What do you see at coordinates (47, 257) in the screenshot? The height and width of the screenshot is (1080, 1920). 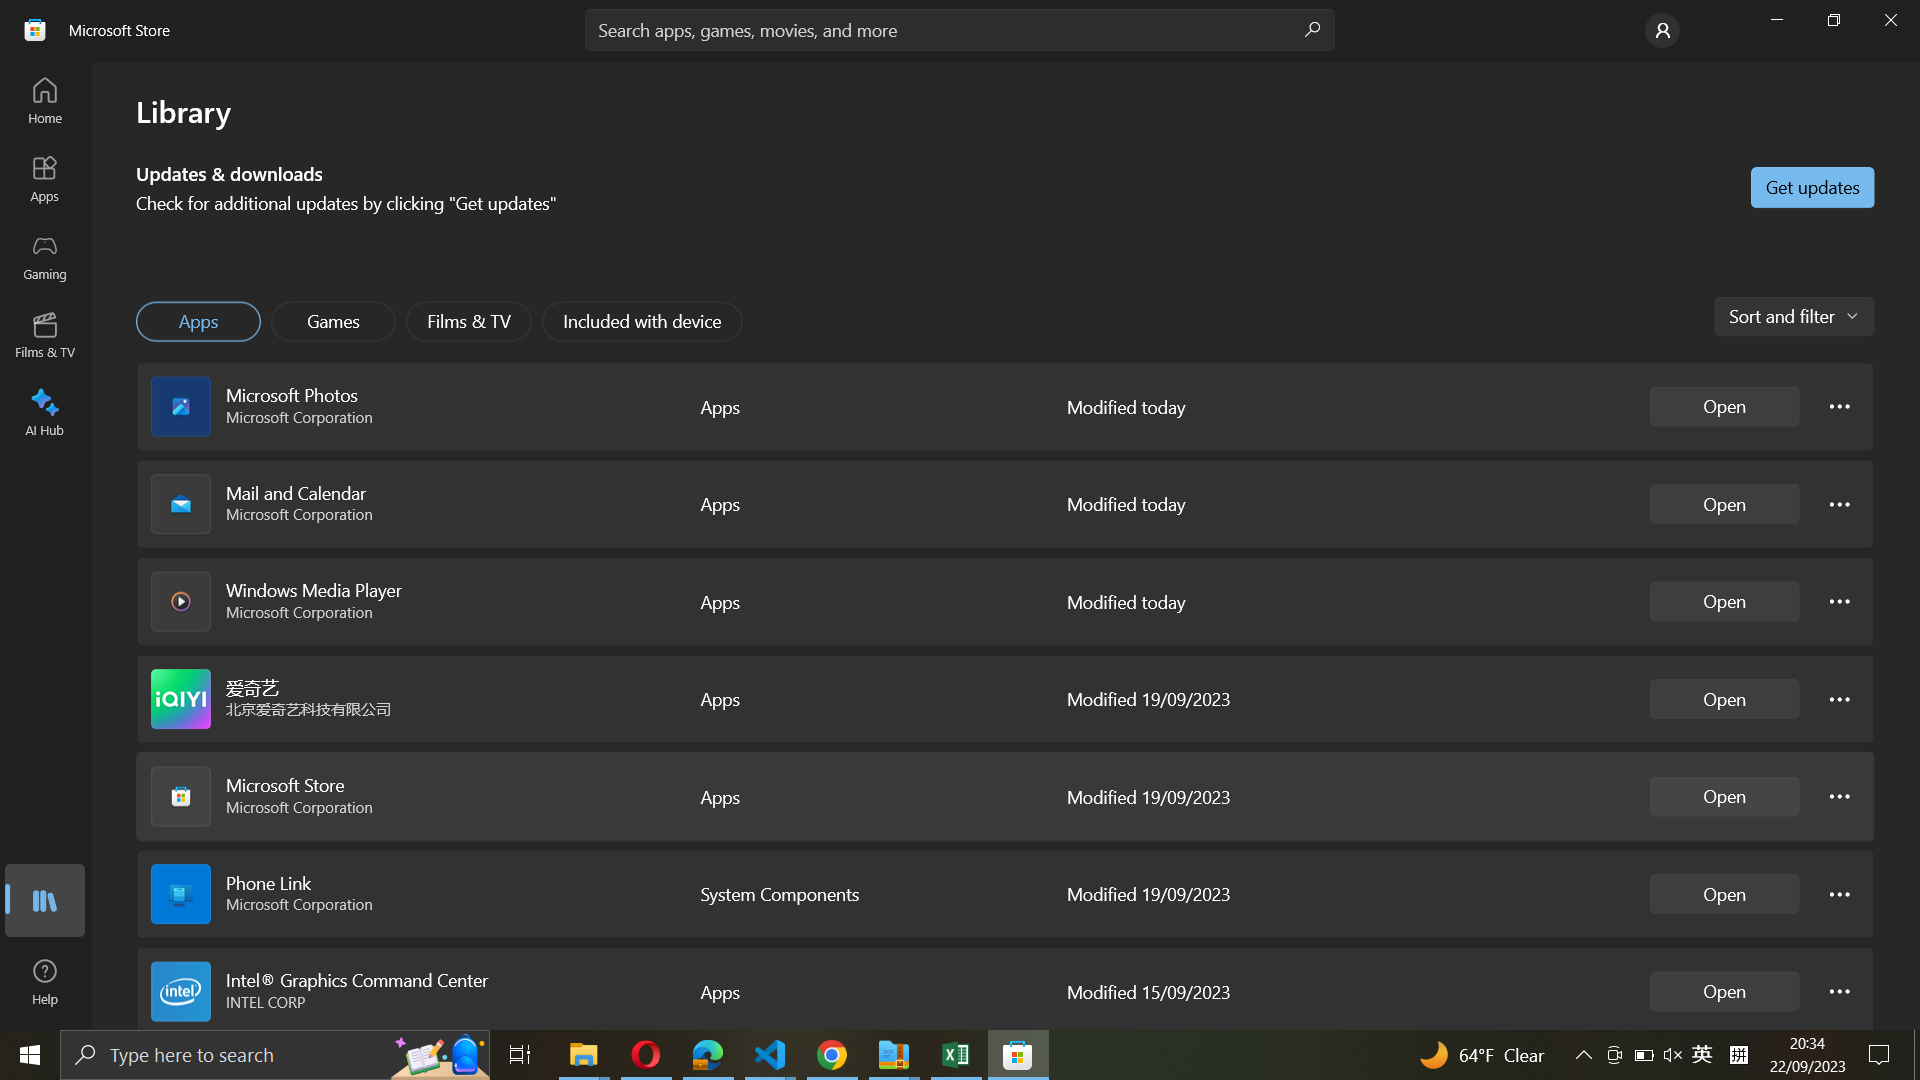 I see `Execute Gaming` at bounding box center [47, 257].